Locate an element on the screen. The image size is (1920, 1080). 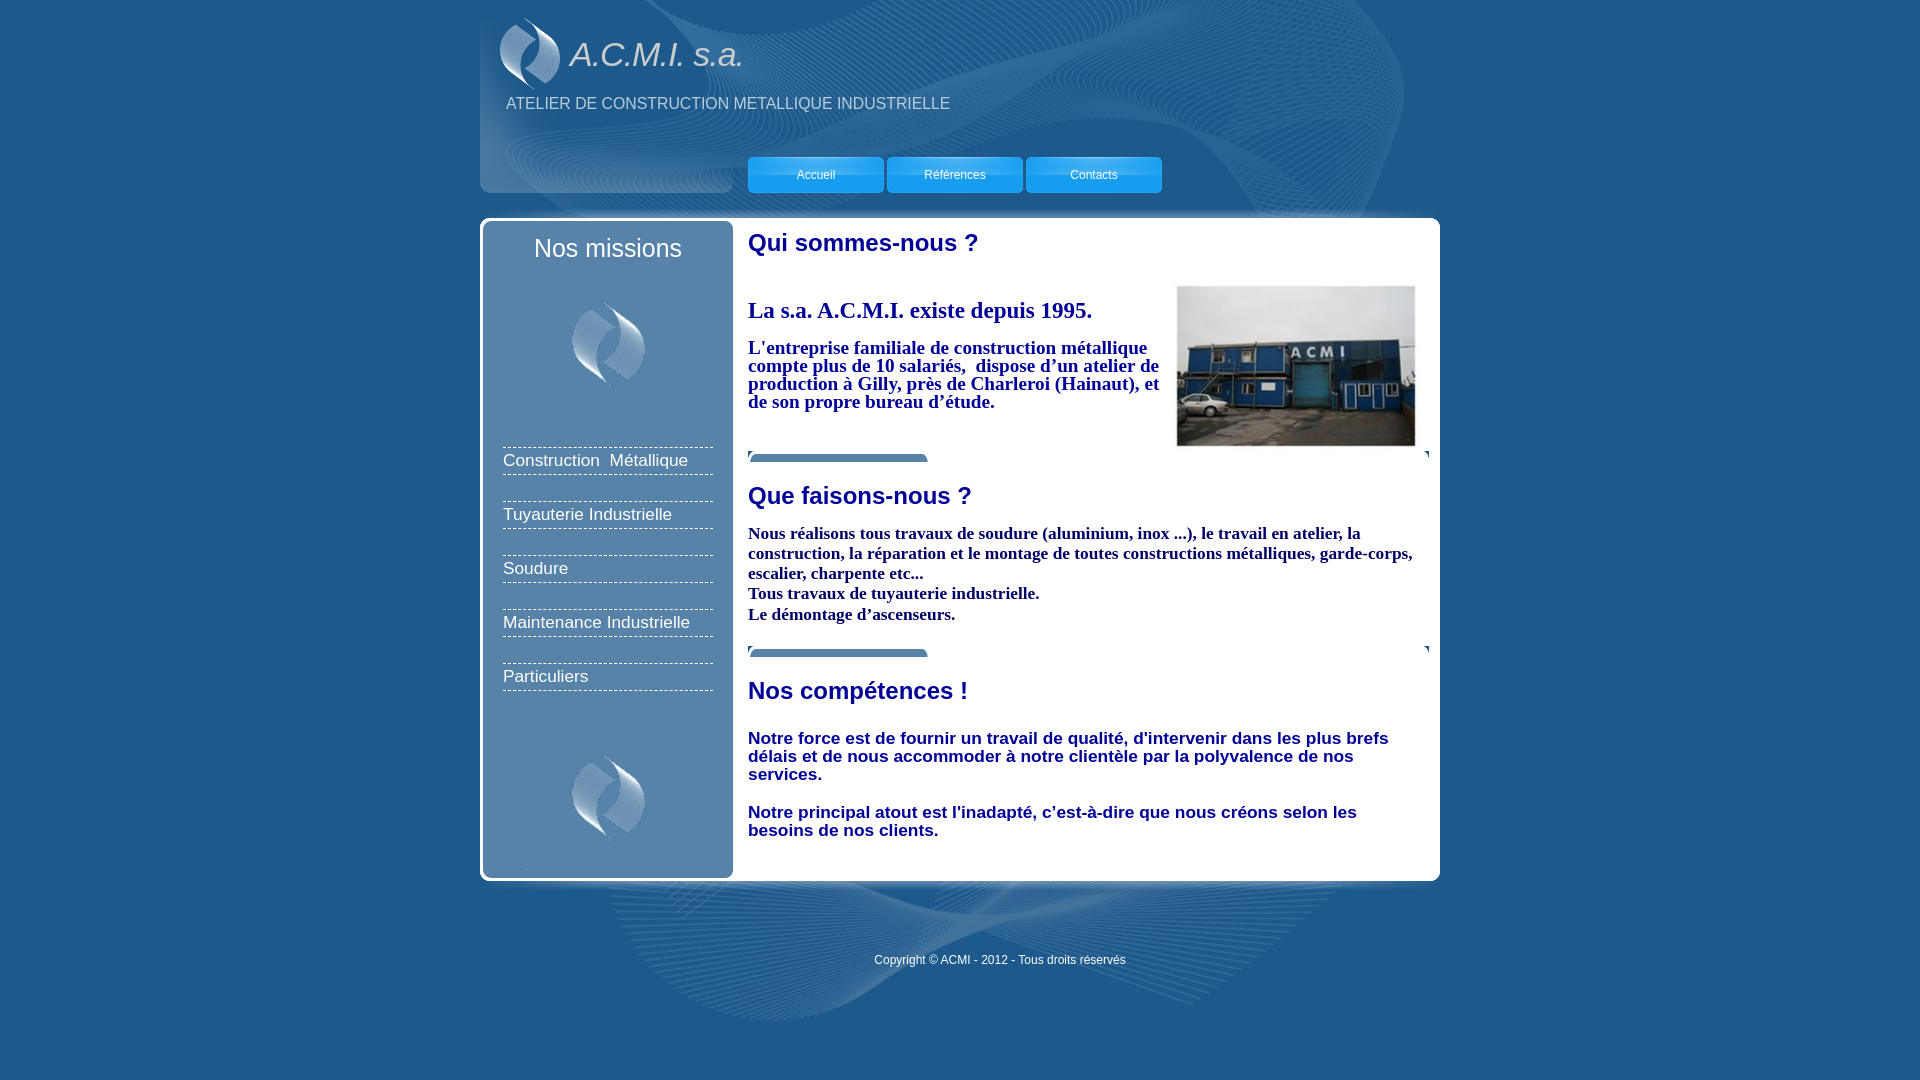
'Contacts' is located at coordinates (1093, 173).